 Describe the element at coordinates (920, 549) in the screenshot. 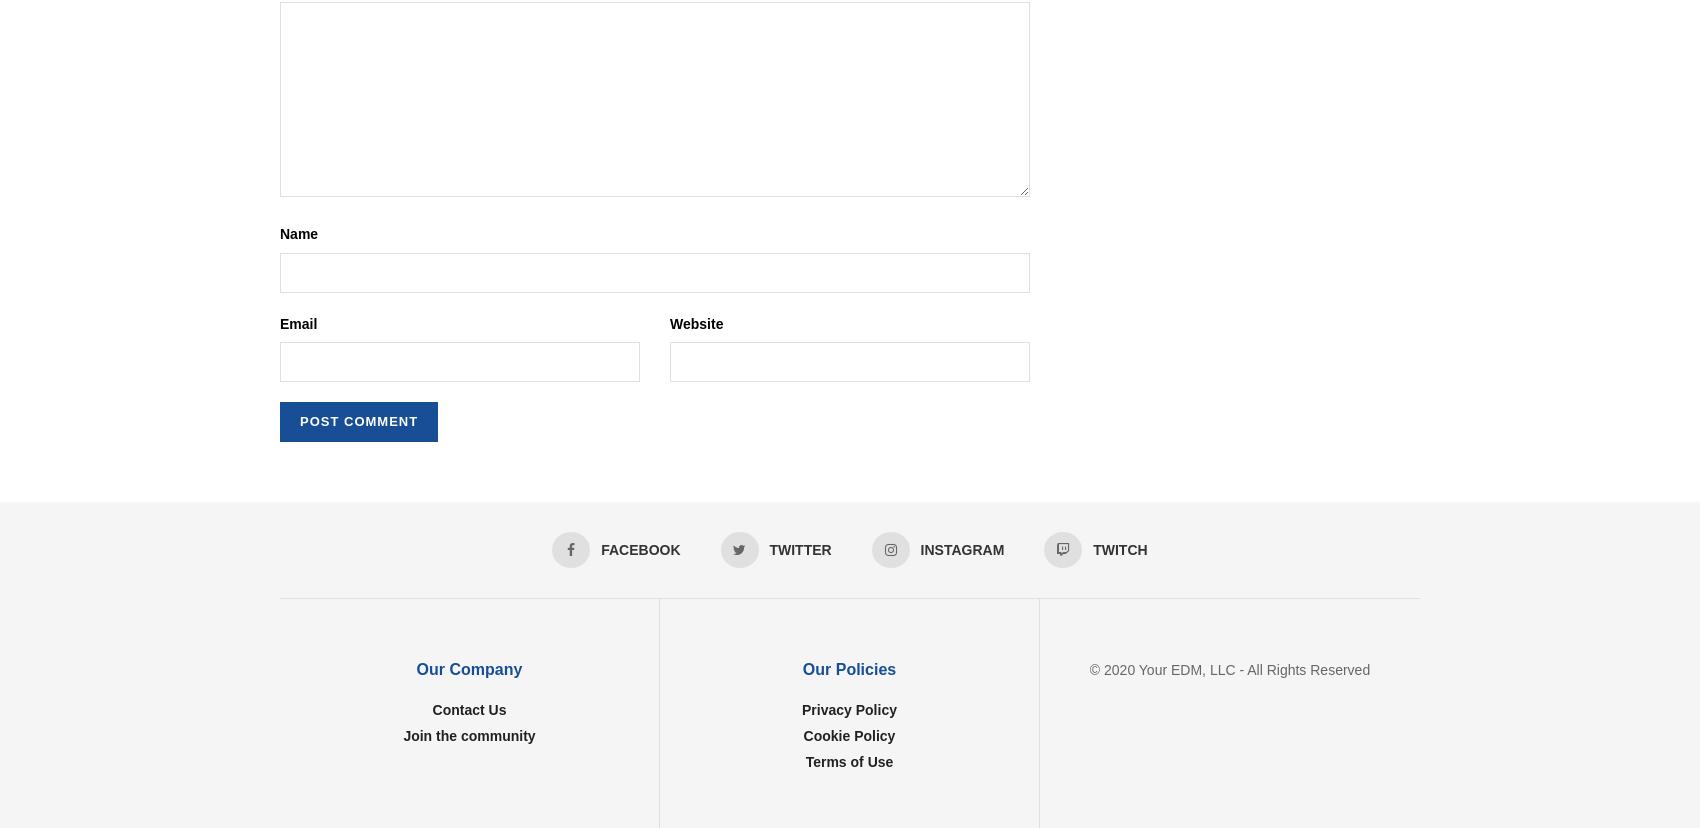

I see `'Instagram'` at that location.